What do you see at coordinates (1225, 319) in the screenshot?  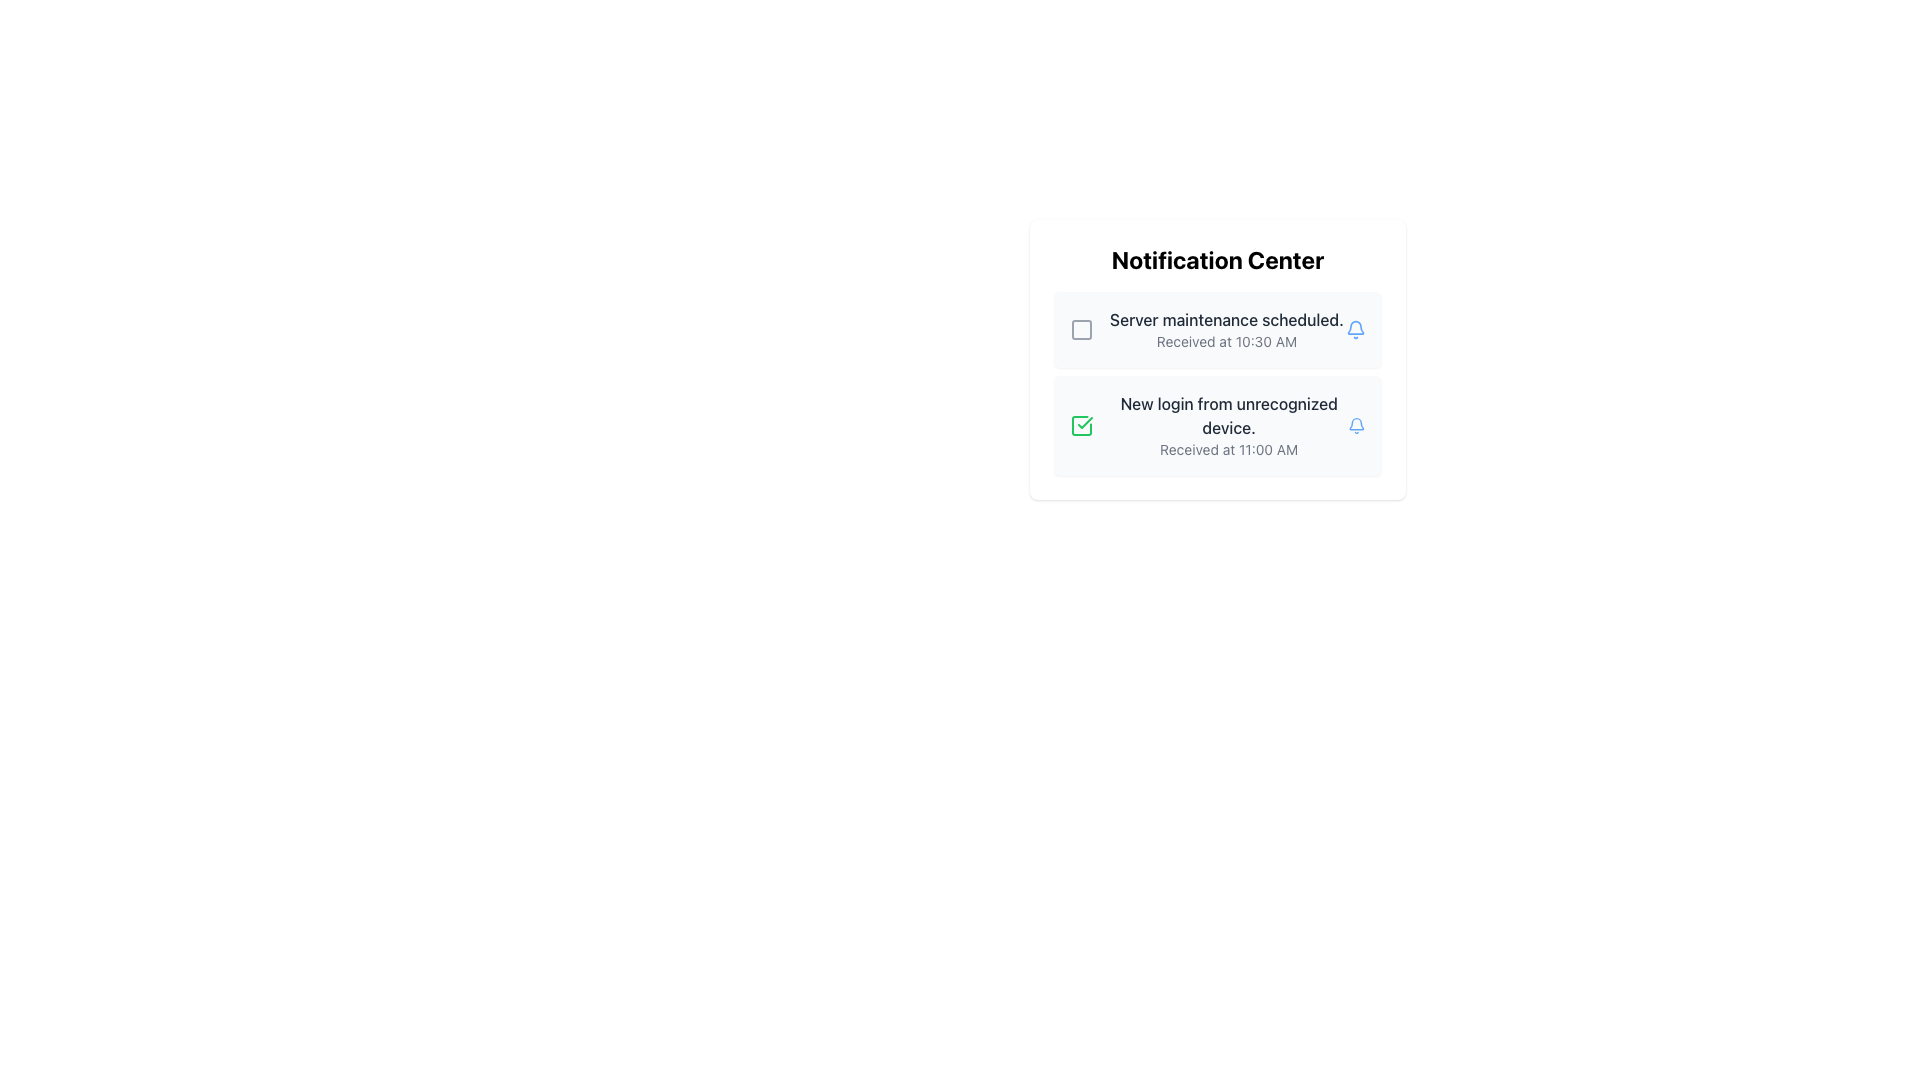 I see `the first line of text in the notification entry in the Notification Center, which describes the event or alert` at bounding box center [1225, 319].